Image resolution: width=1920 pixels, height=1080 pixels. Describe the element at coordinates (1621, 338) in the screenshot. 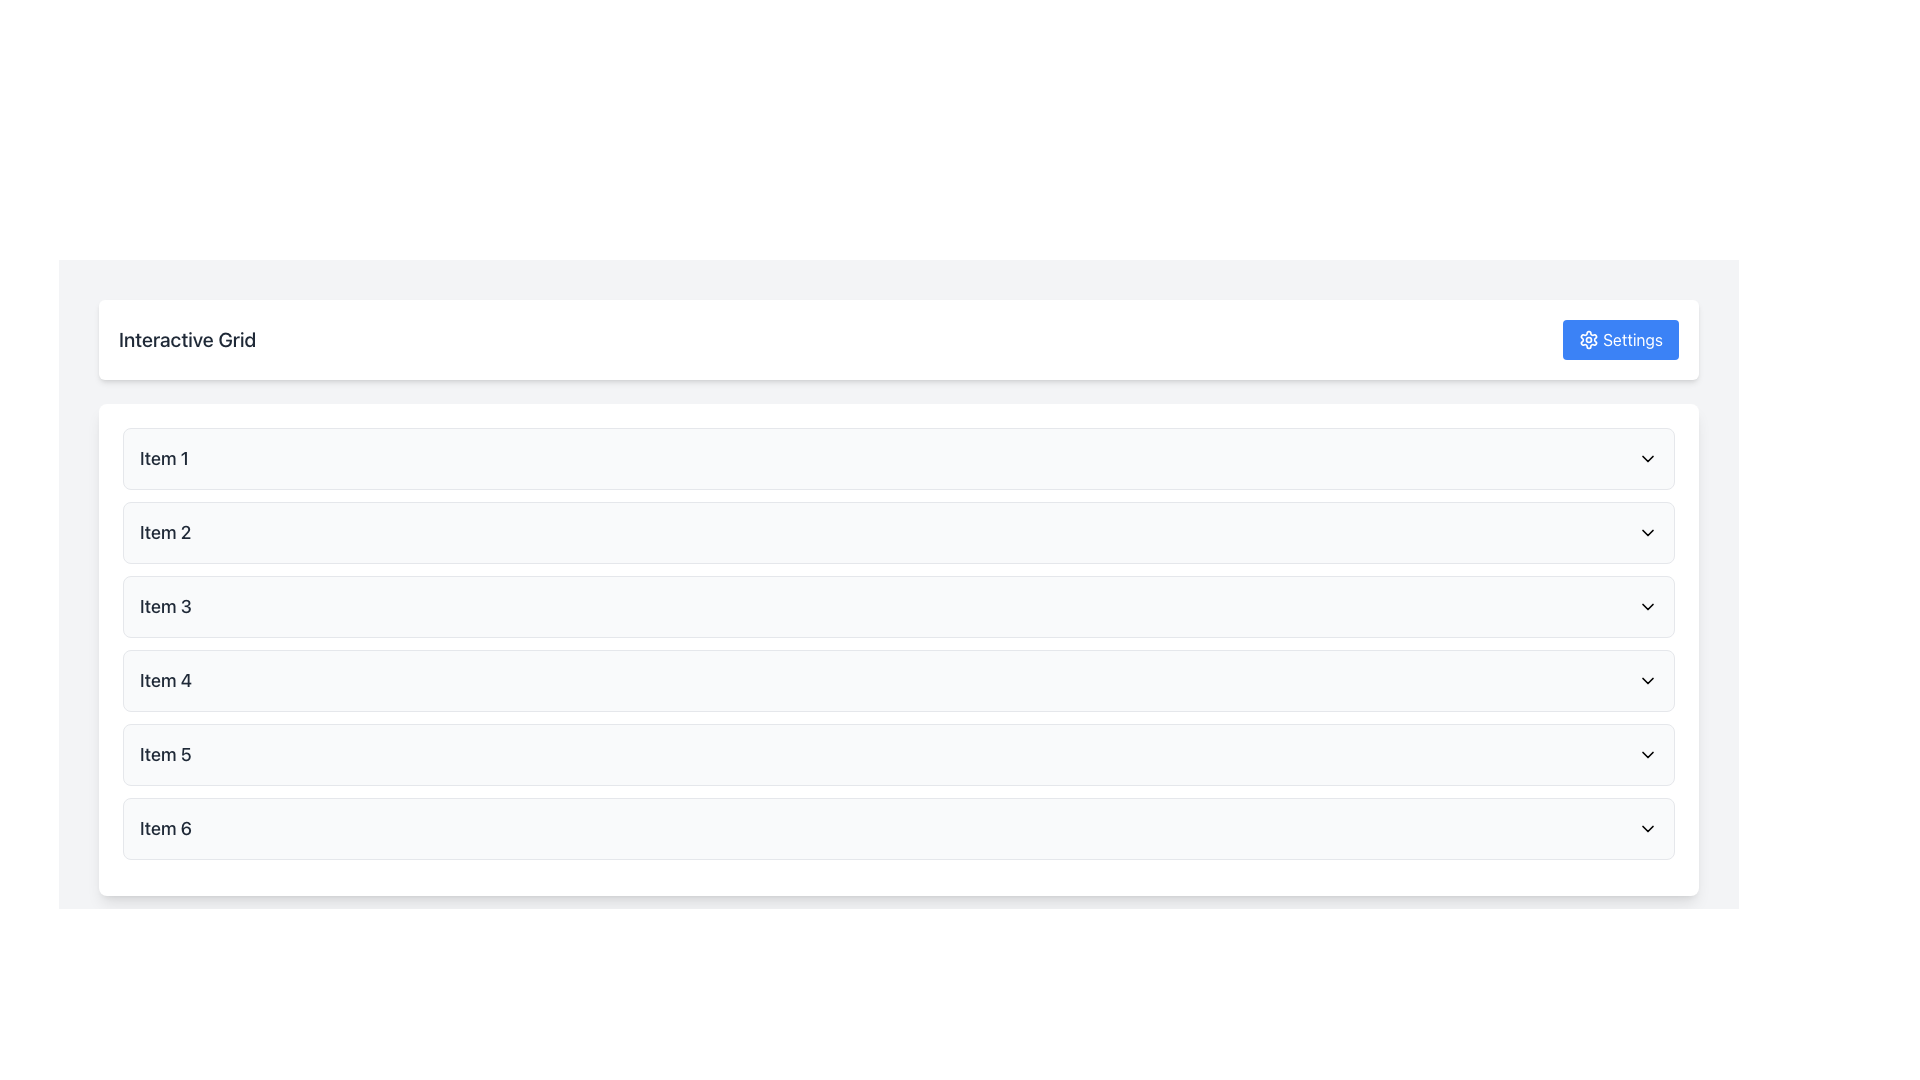

I see `the 'Settings' button located in the top-right corner of the Interactive Grid` at that location.